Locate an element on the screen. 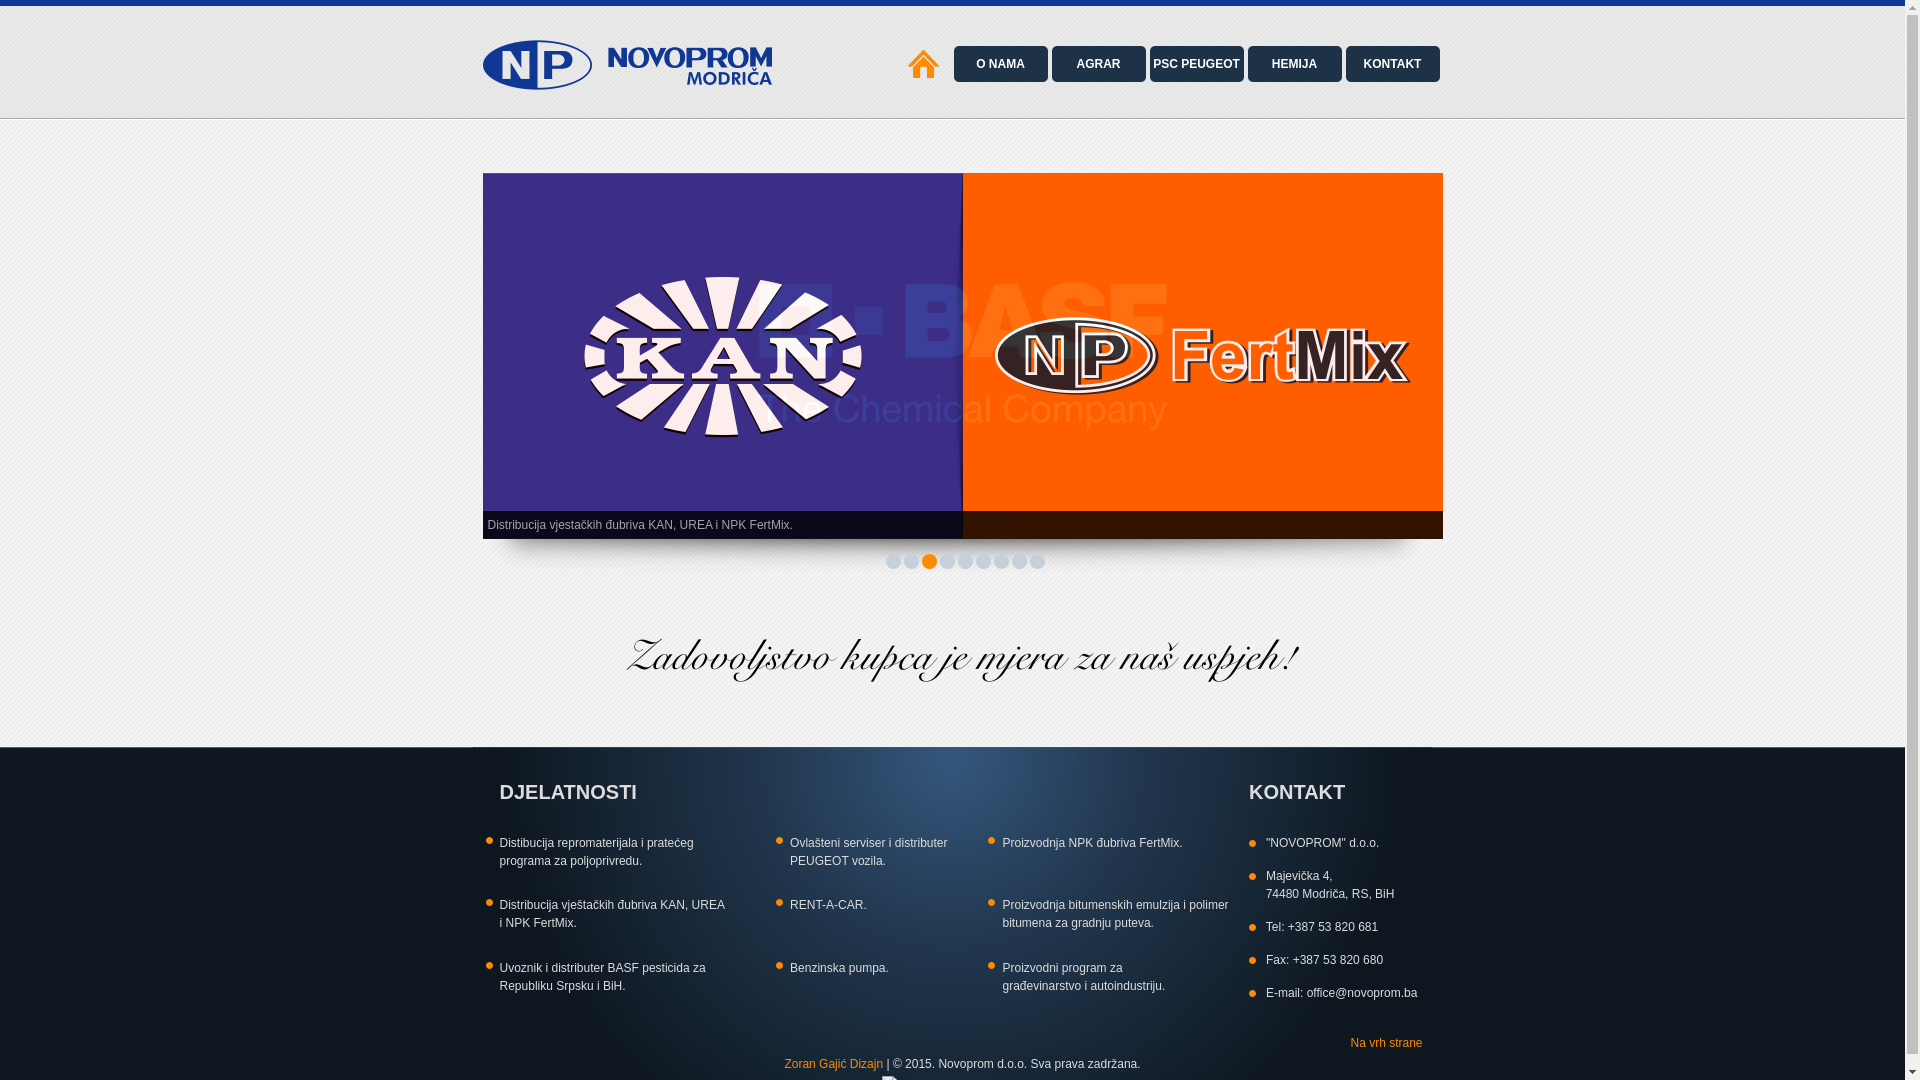  'Na vrh strane' is located at coordinates (1385, 1041).